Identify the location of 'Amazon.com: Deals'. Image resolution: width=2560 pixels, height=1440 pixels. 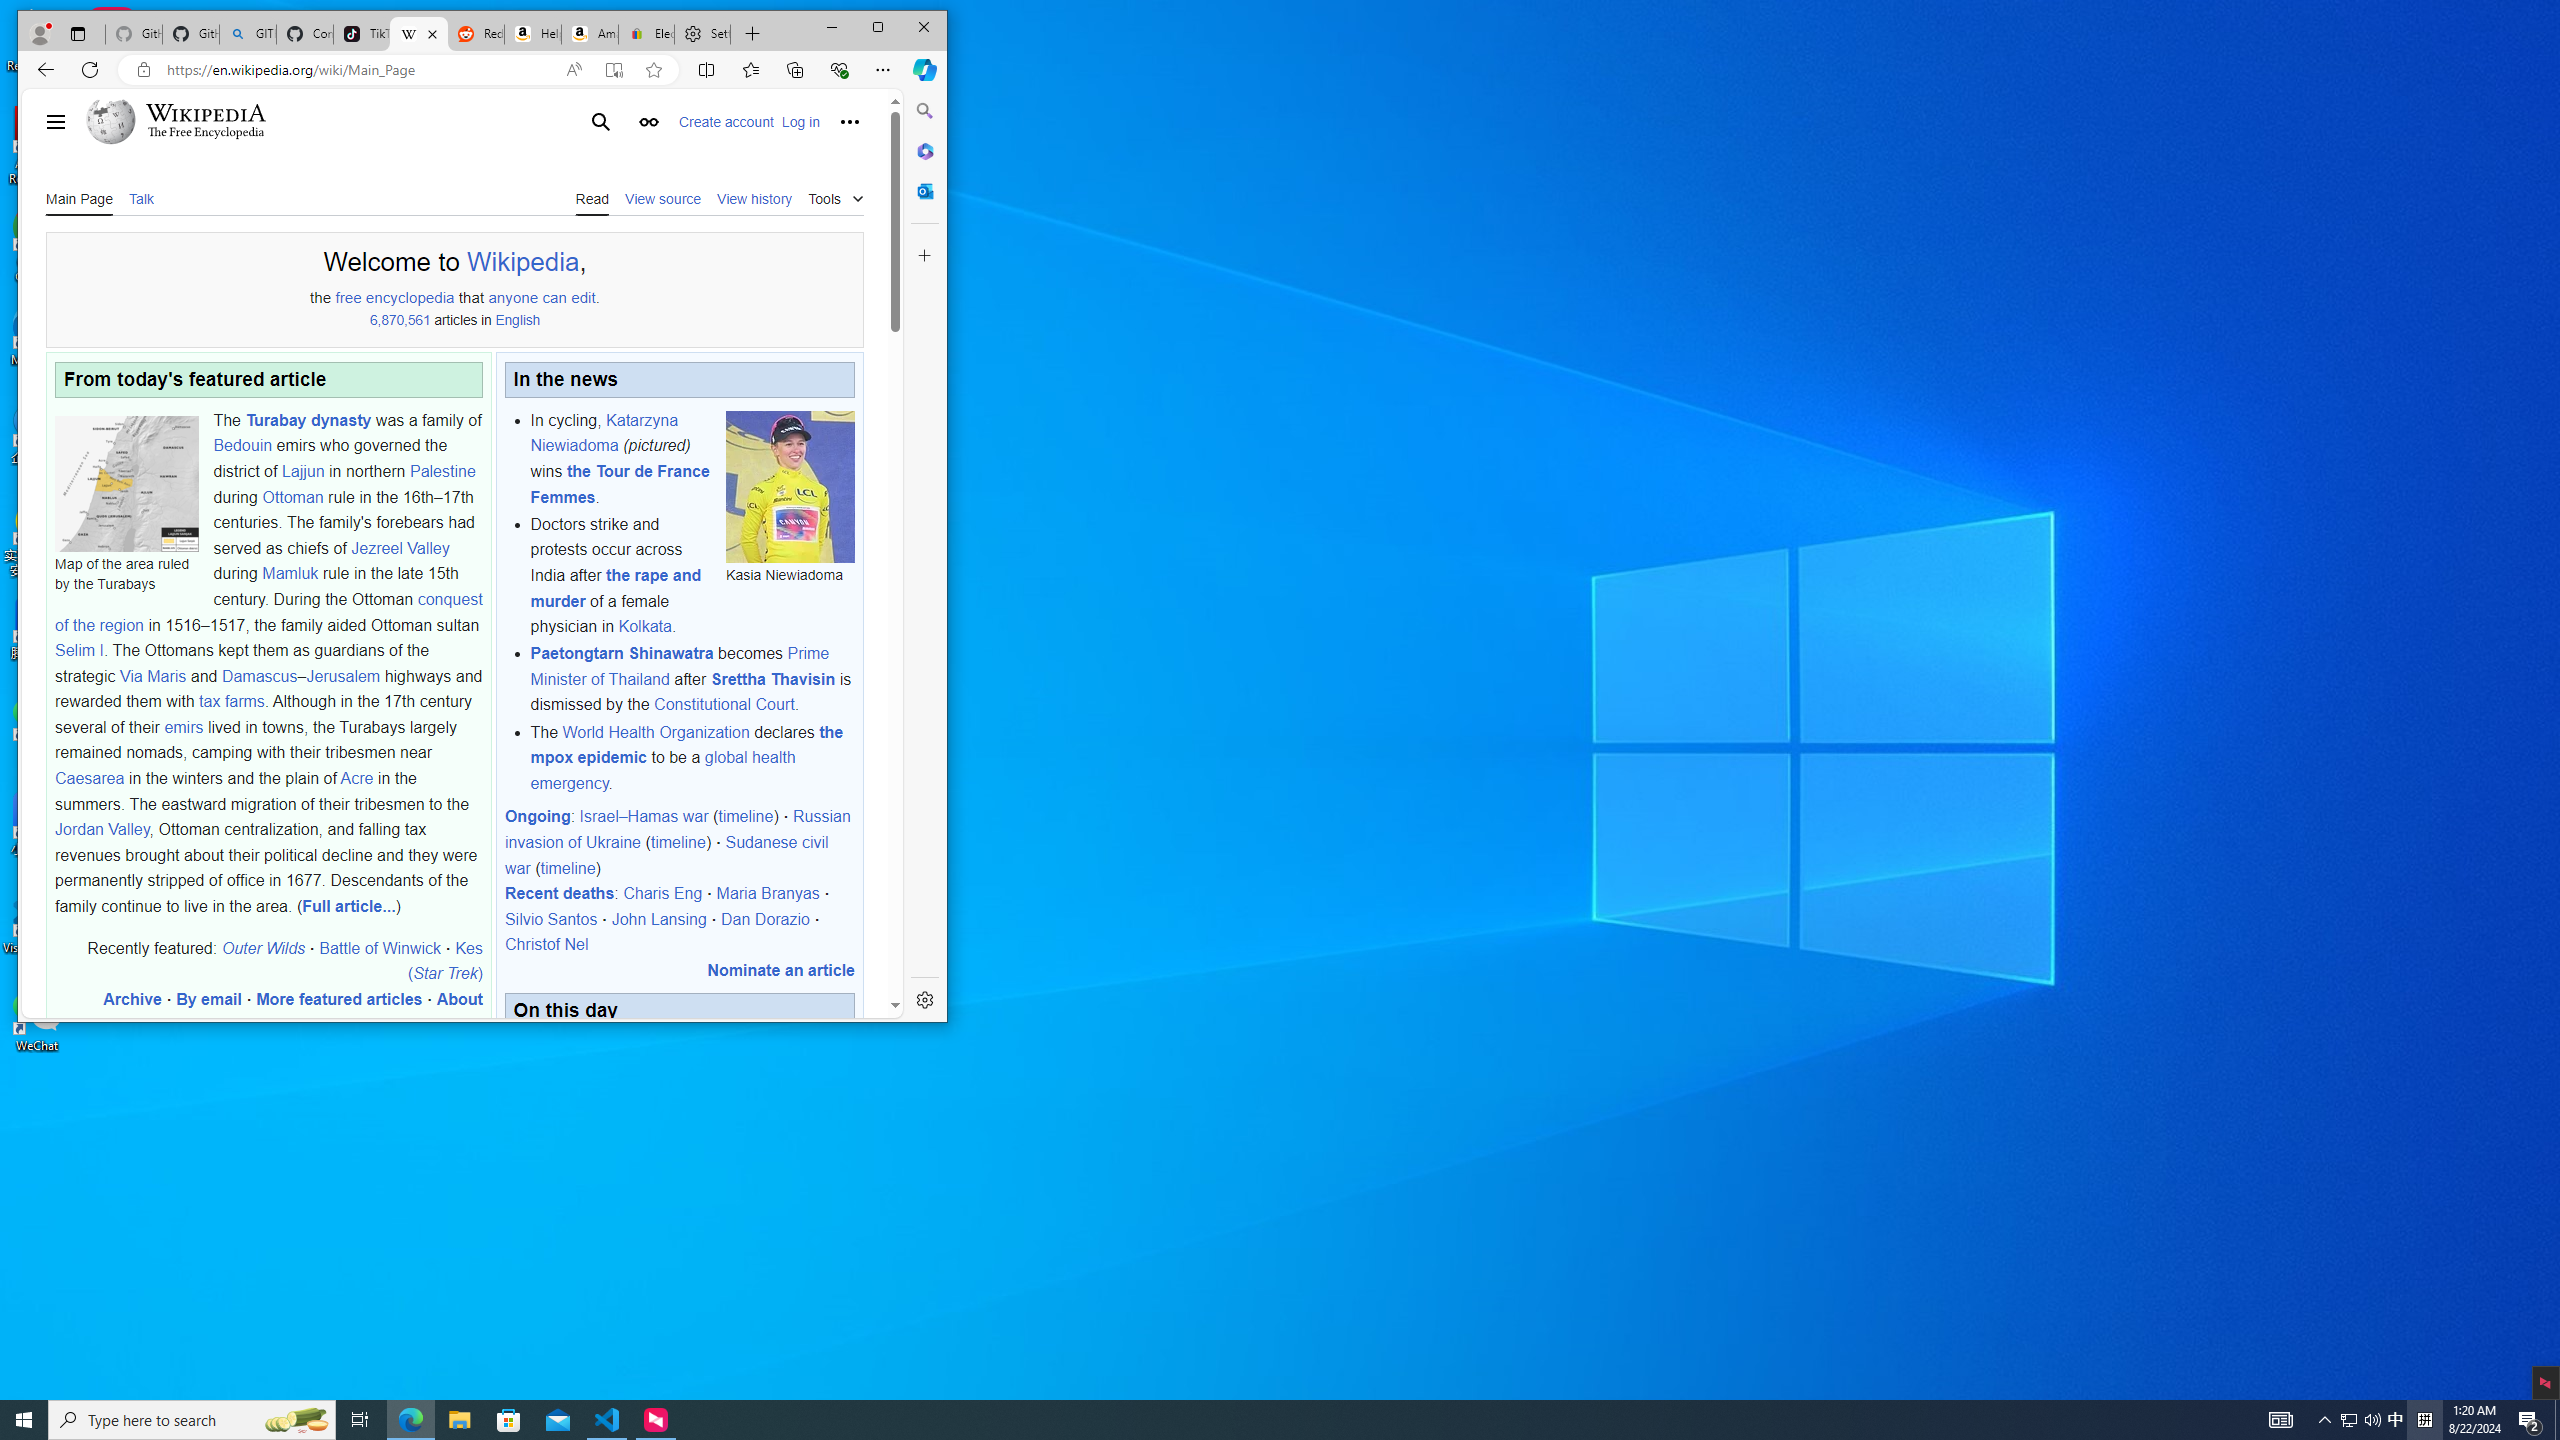
(590, 34).